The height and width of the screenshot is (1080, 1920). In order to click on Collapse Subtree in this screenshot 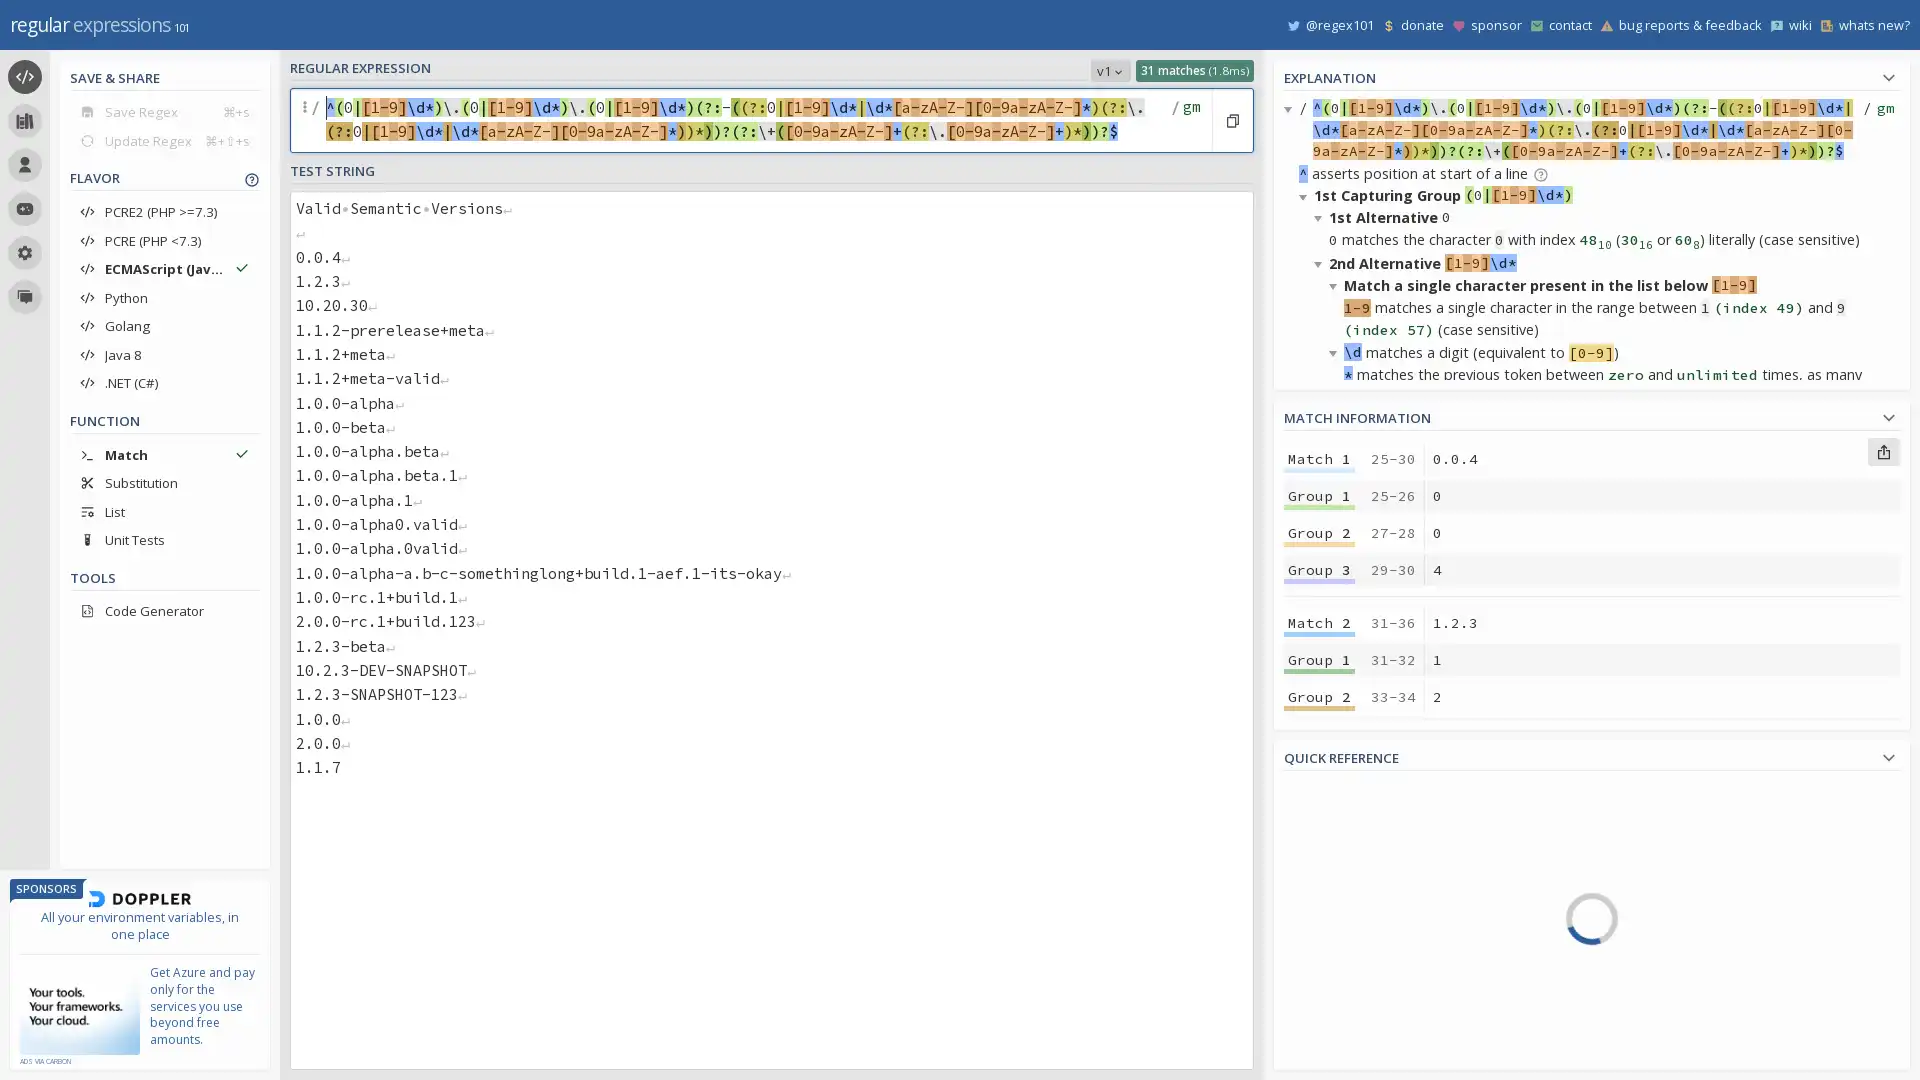, I will do `click(1321, 217)`.